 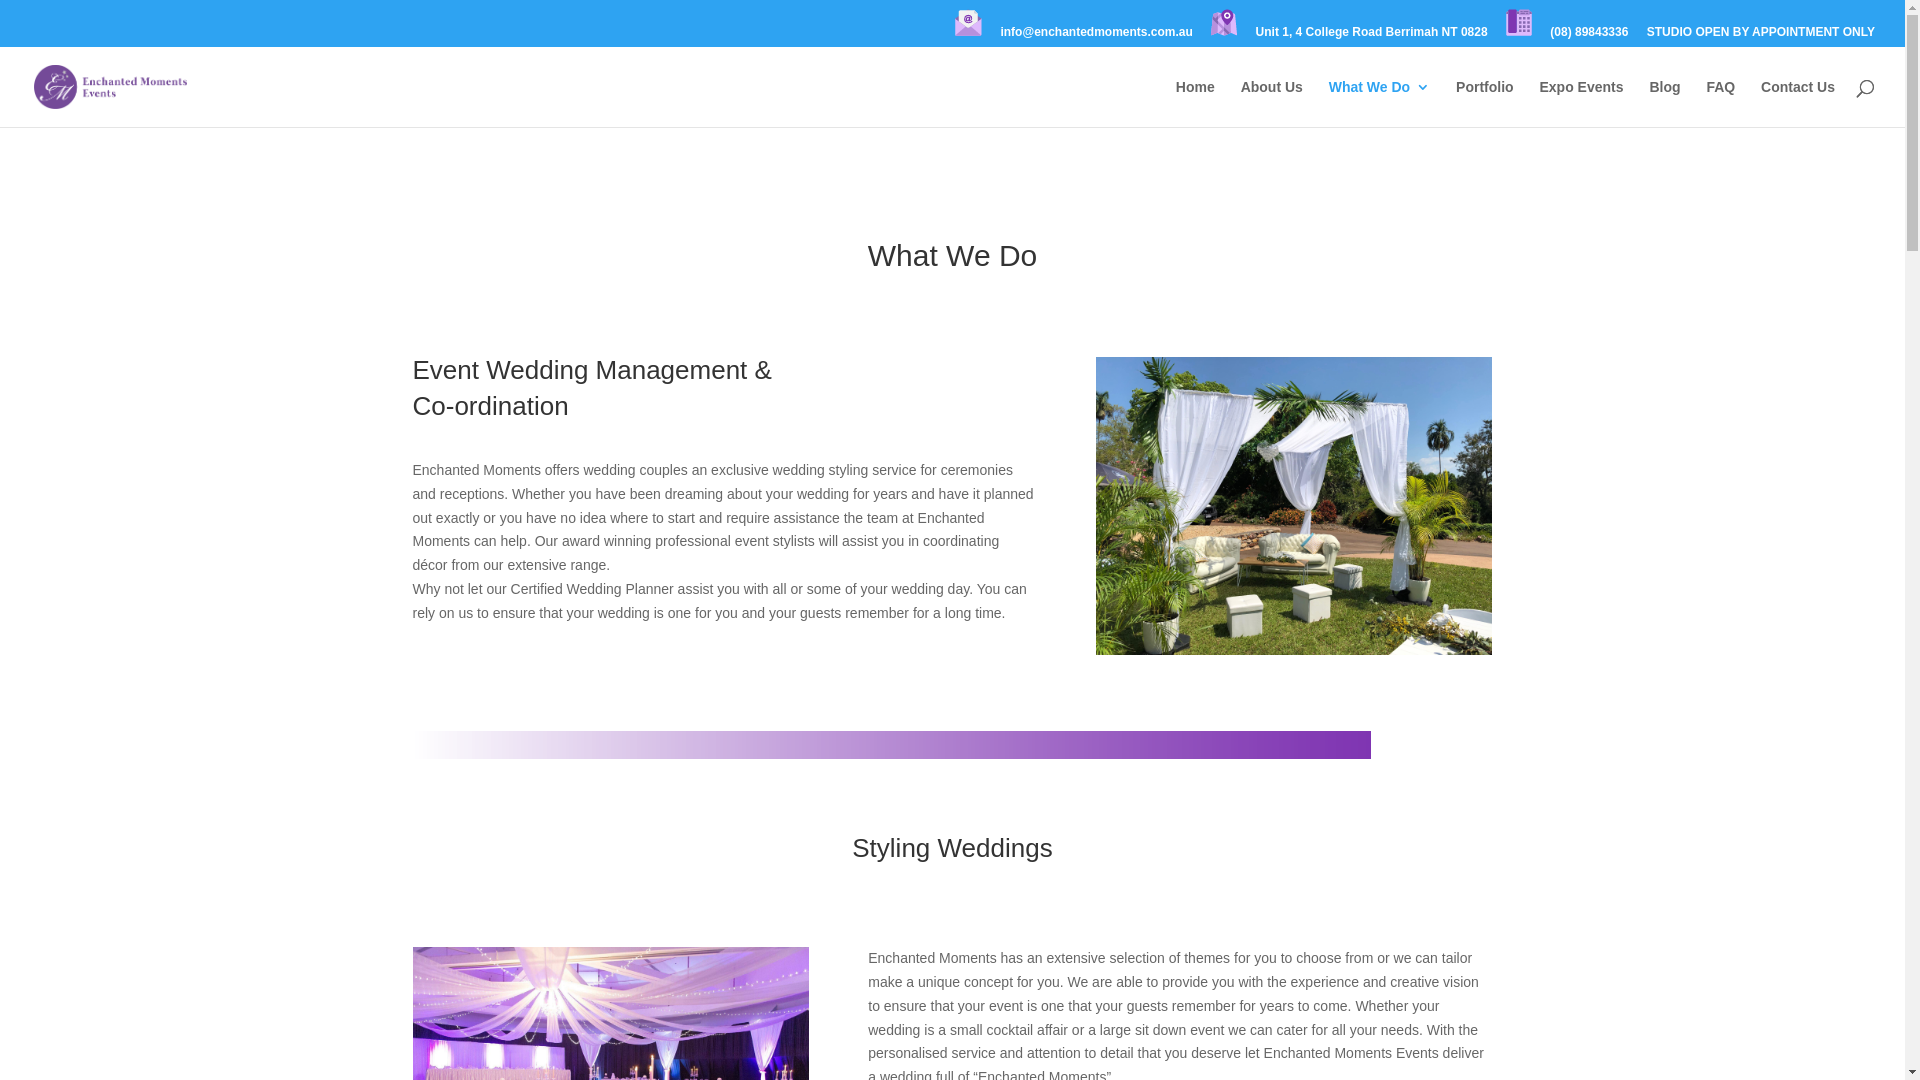 What do you see at coordinates (1587, 36) in the screenshot?
I see `'(08) 89843336'` at bounding box center [1587, 36].